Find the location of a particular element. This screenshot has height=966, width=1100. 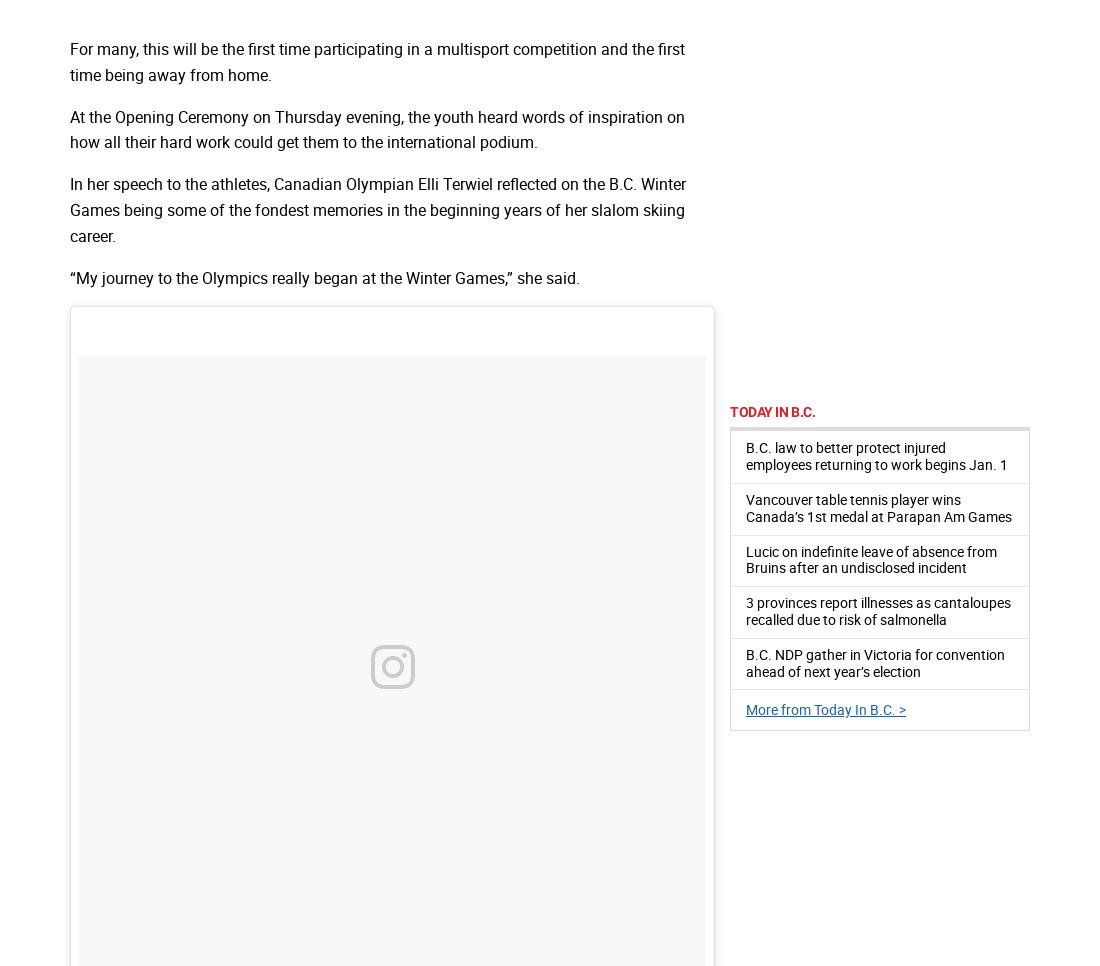

'Today in B.C.' is located at coordinates (772, 411).